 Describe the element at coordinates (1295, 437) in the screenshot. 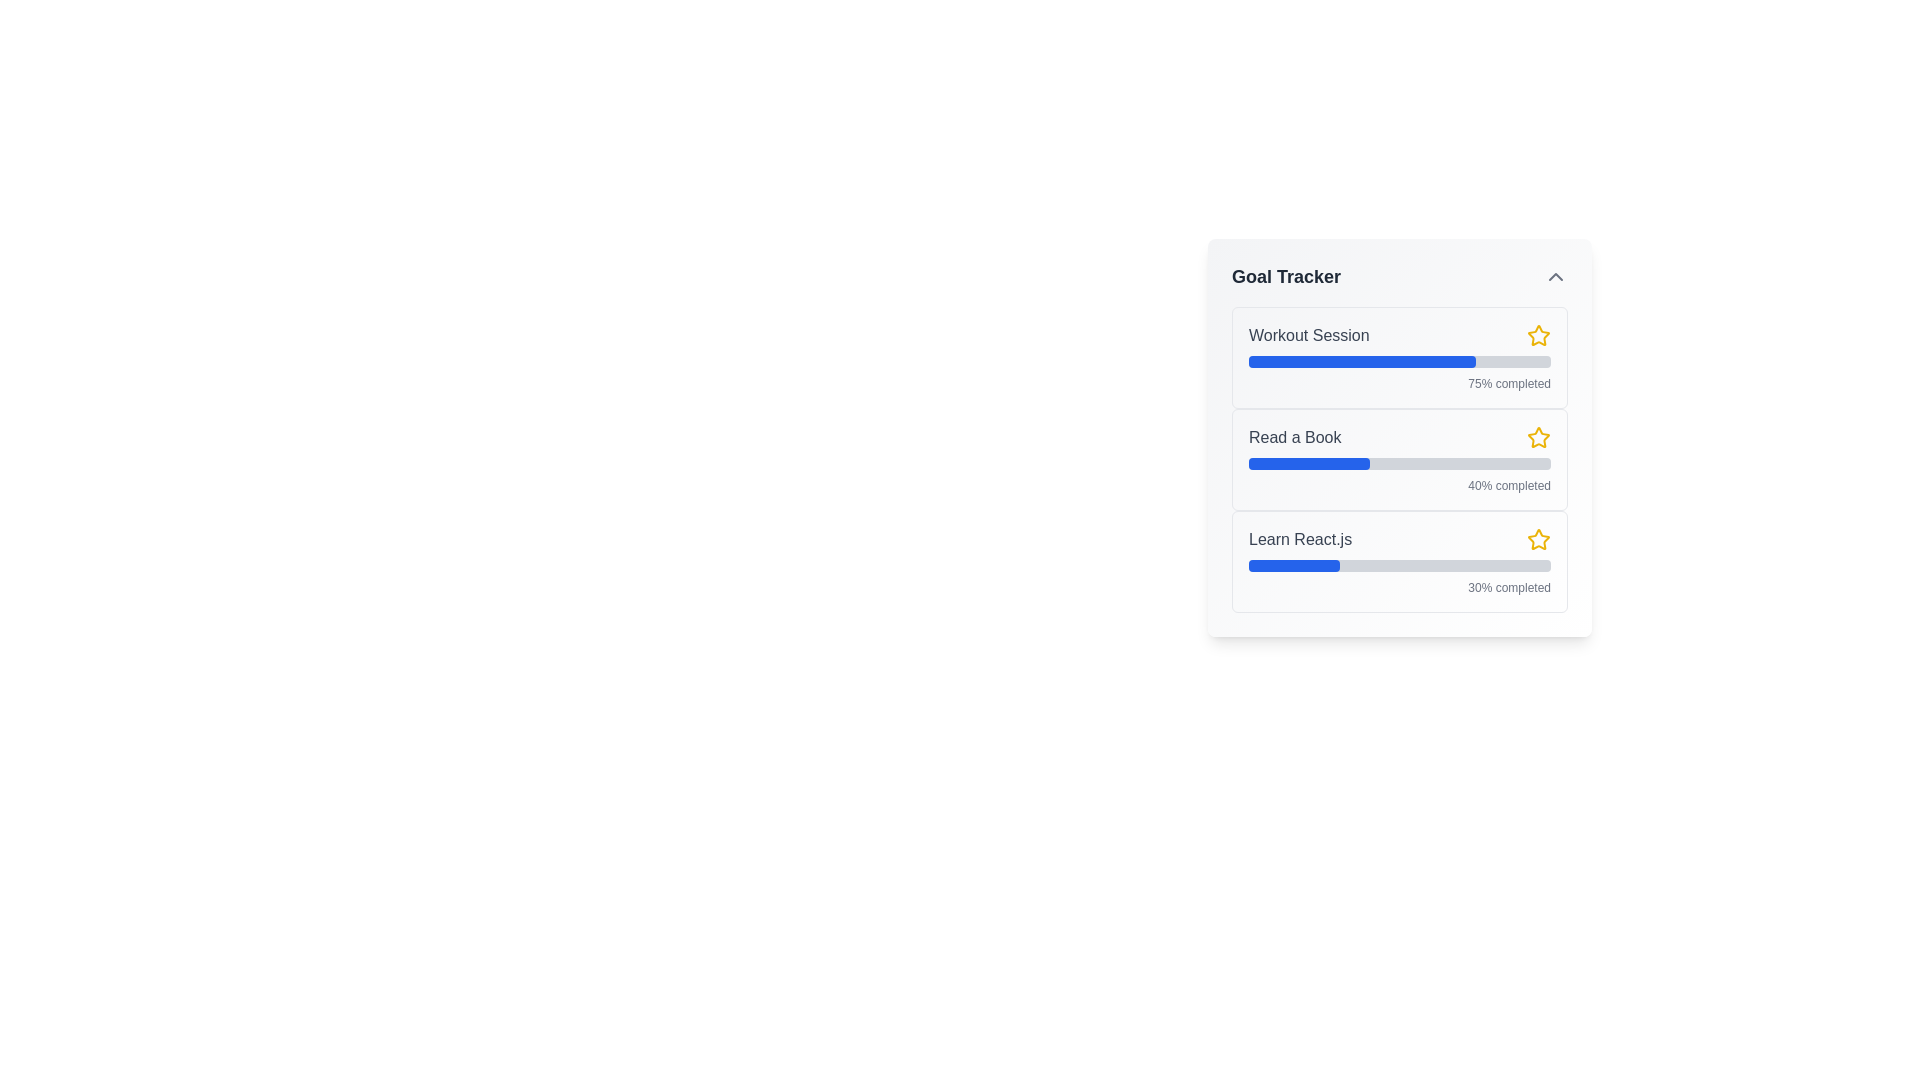

I see `the text label that reads 'Read a Book', styled with medium-weight font and gray color, located within a white card-like UI component, positioned above a blue progress bar and to the left of a yellow star icon in the Goal Tracker section` at that location.